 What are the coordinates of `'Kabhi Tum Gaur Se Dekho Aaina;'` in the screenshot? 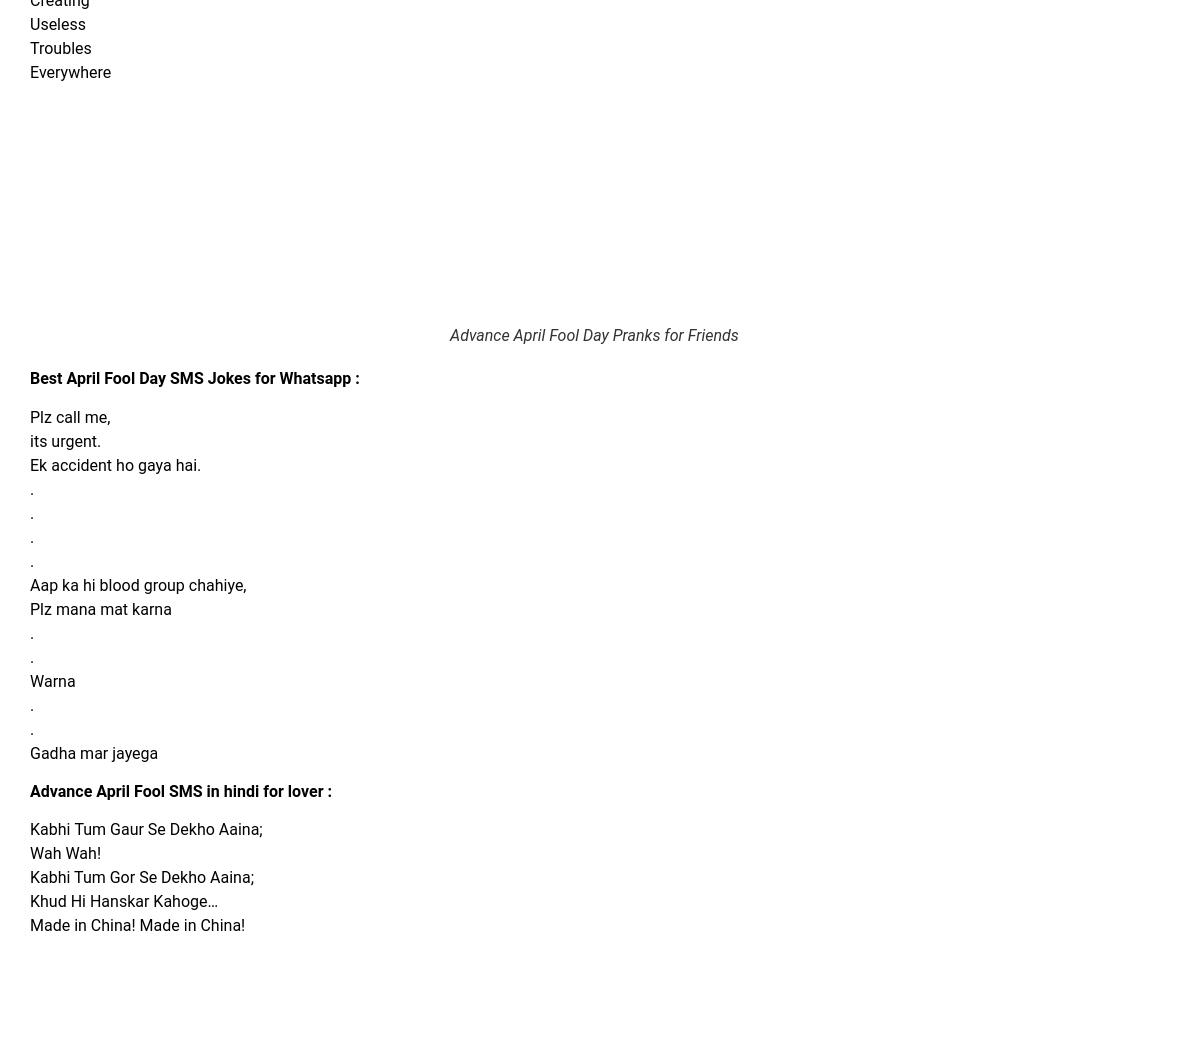 It's located at (146, 829).